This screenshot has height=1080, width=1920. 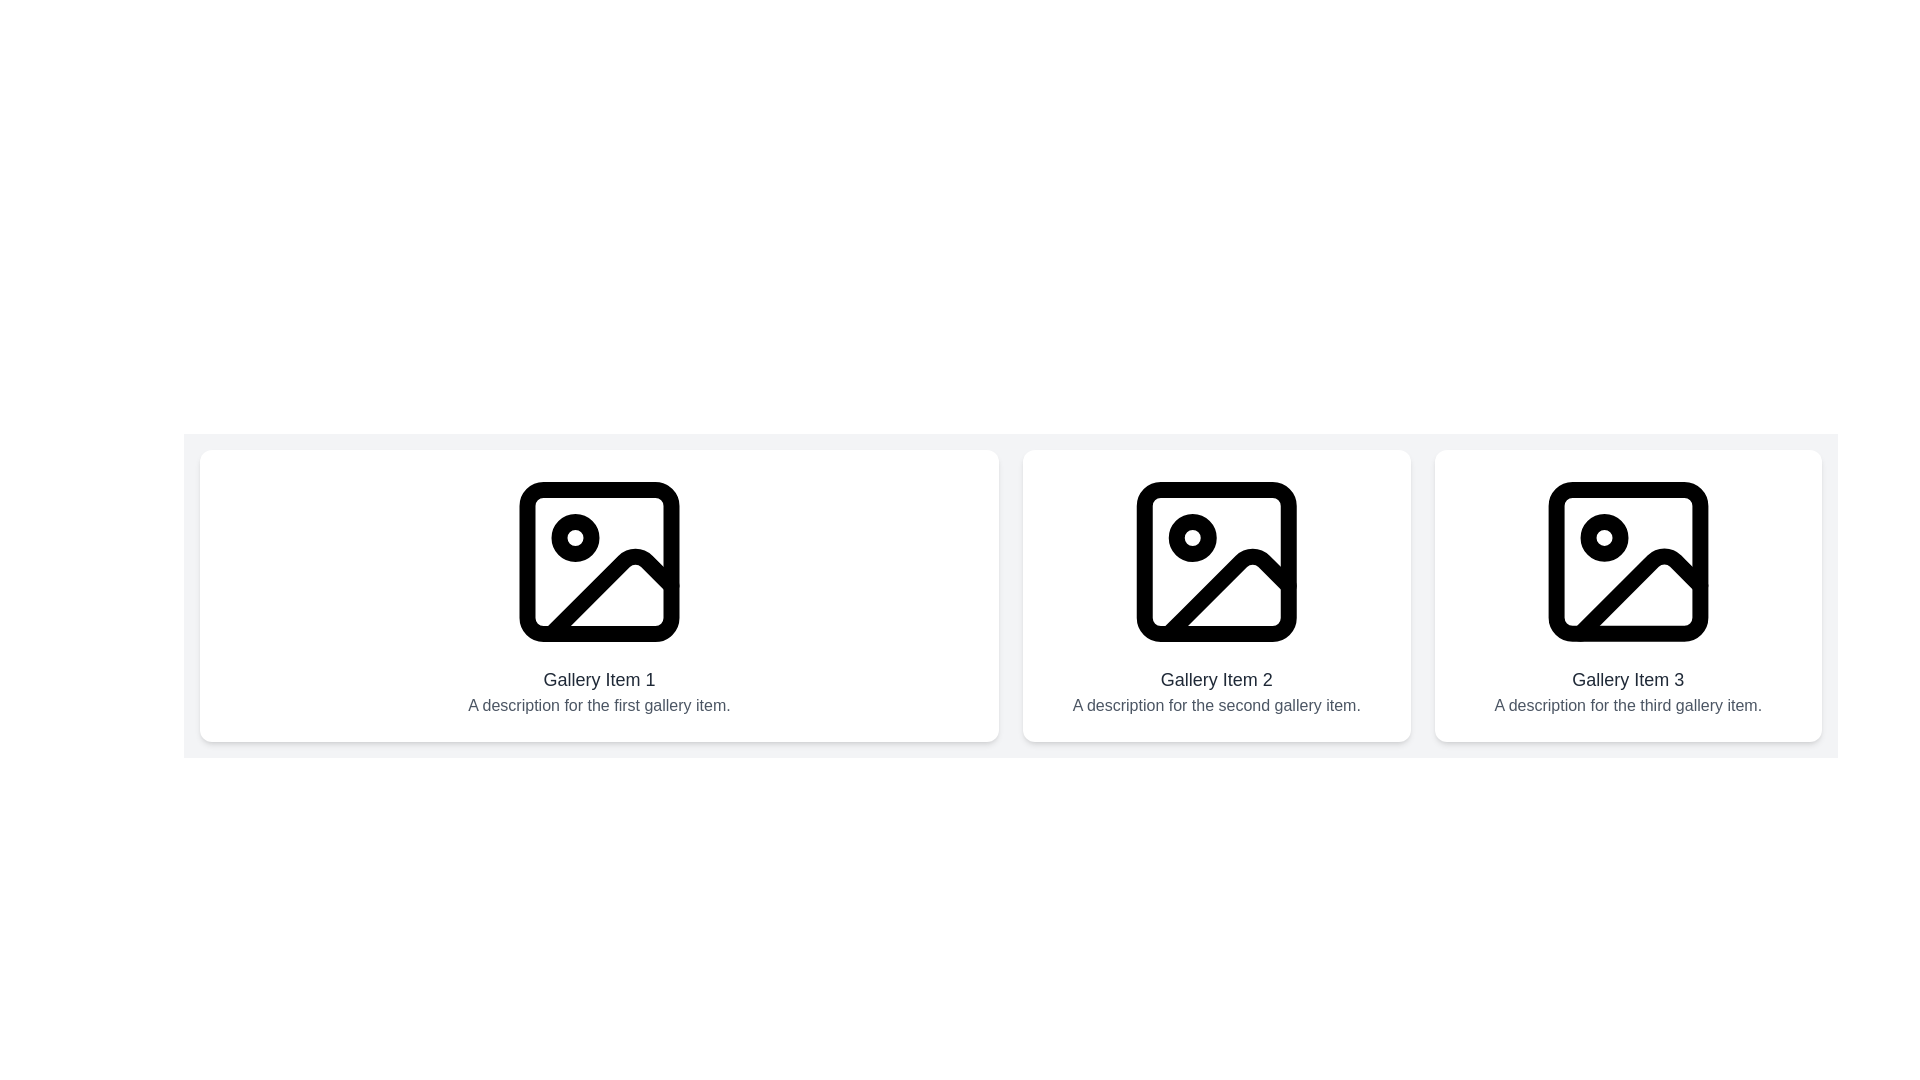 I want to click on the small circular graphical indicator located within the image icon of the second gallery section, positioned centrally within its graphical placeholder, so click(x=1192, y=536).